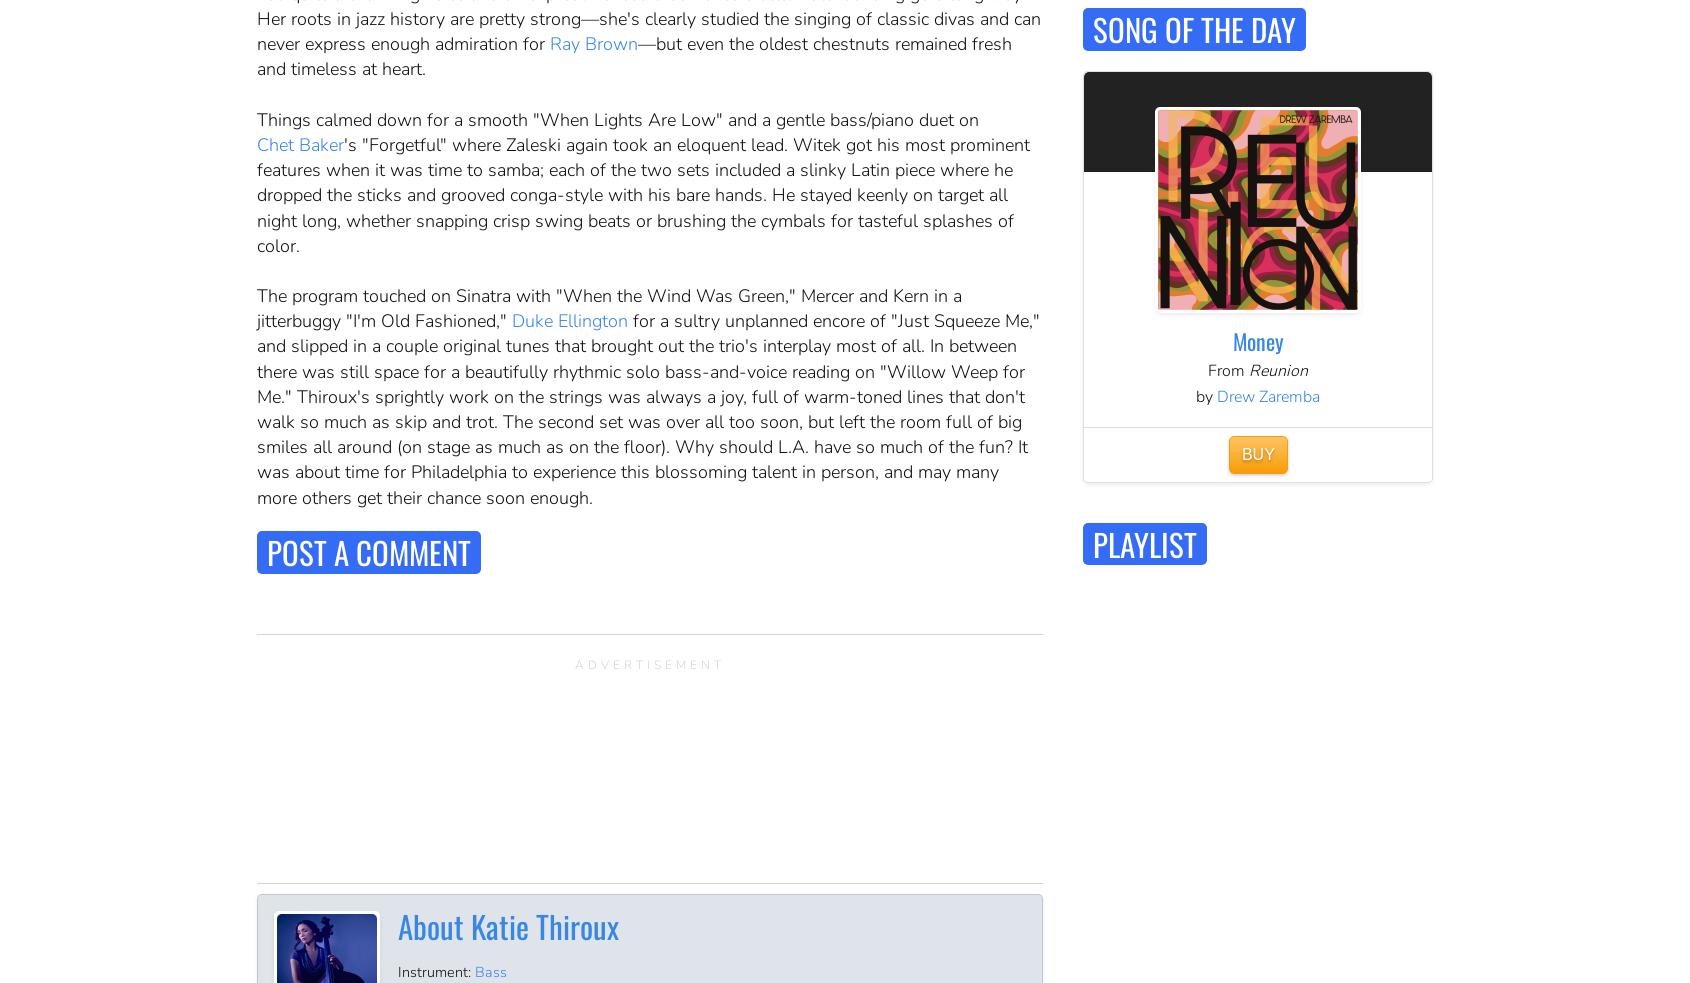 The height and width of the screenshot is (983, 1690). What do you see at coordinates (1207, 369) in the screenshot?
I see `'From'` at bounding box center [1207, 369].